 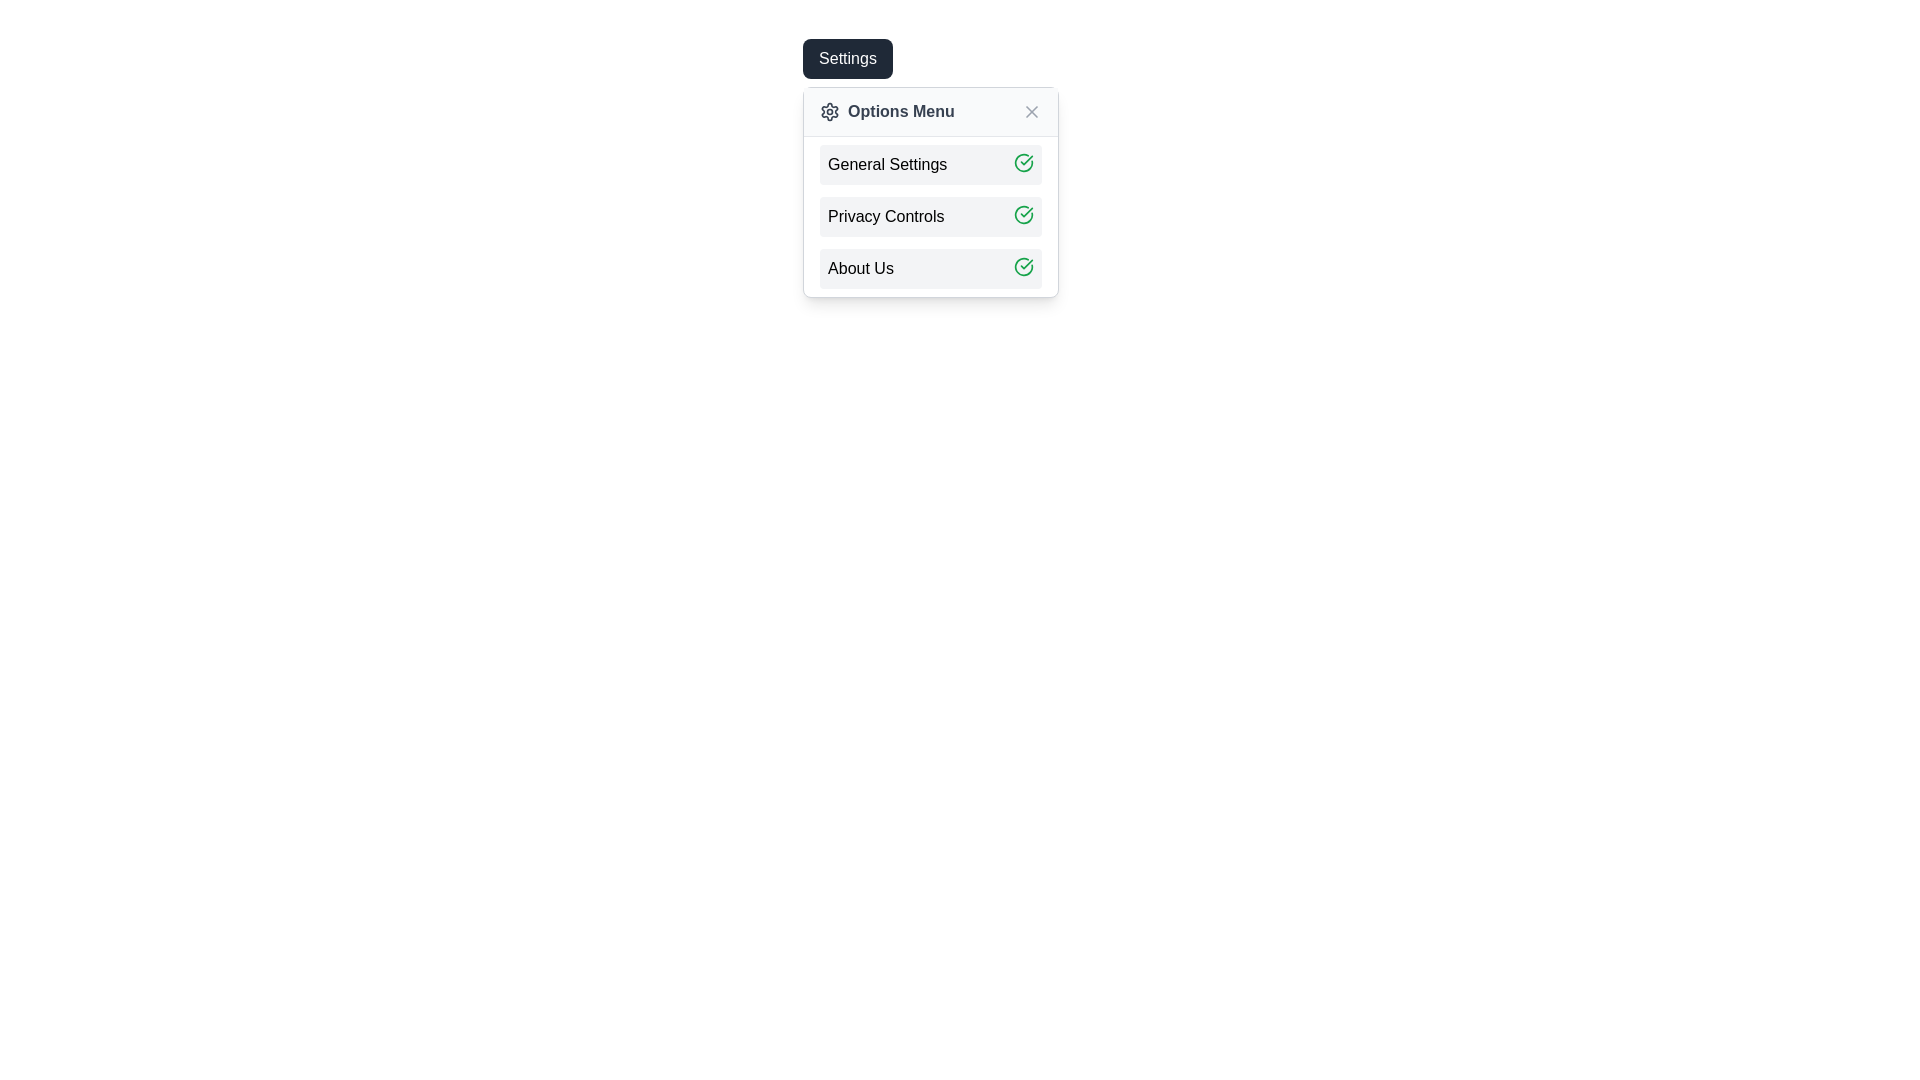 I want to click on the 'About Us' menu item located in the 'Options Menu' dropdown, so click(x=930, y=268).